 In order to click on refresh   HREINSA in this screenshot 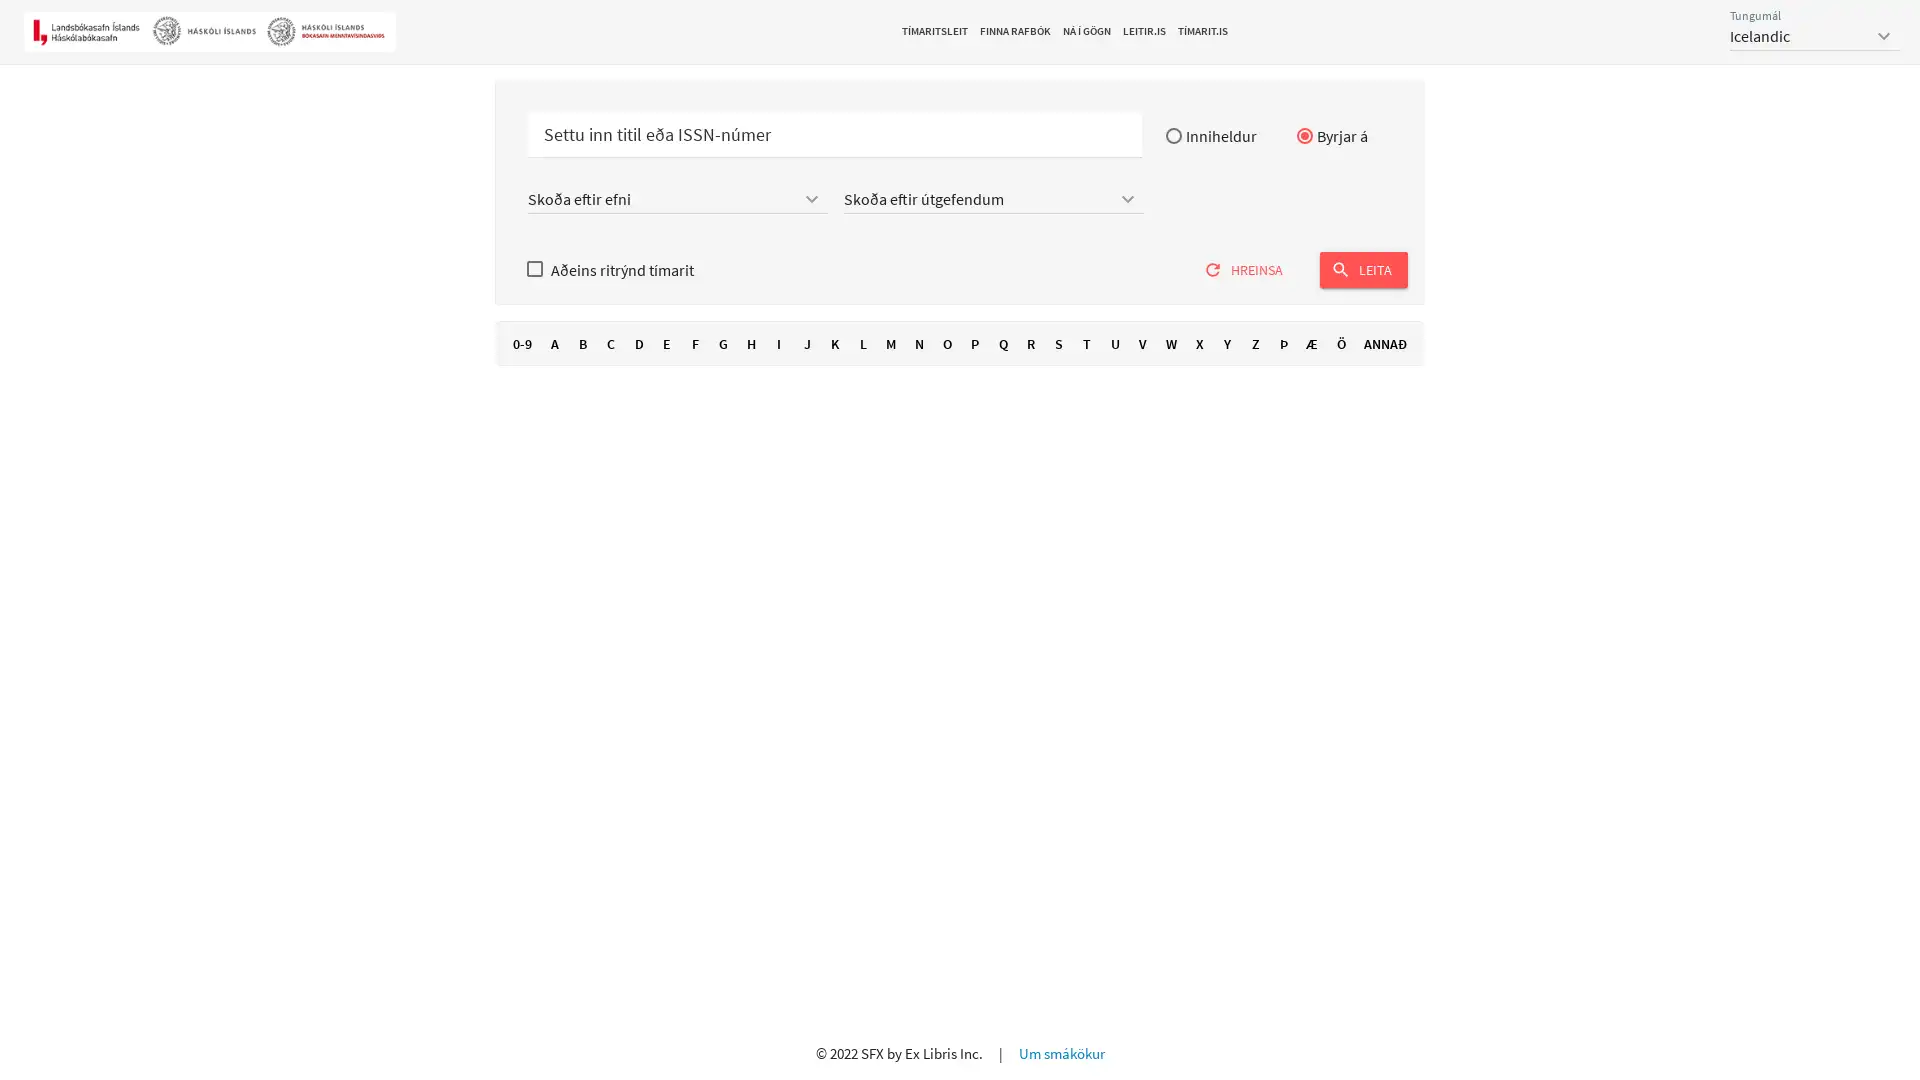, I will do `click(1244, 270)`.